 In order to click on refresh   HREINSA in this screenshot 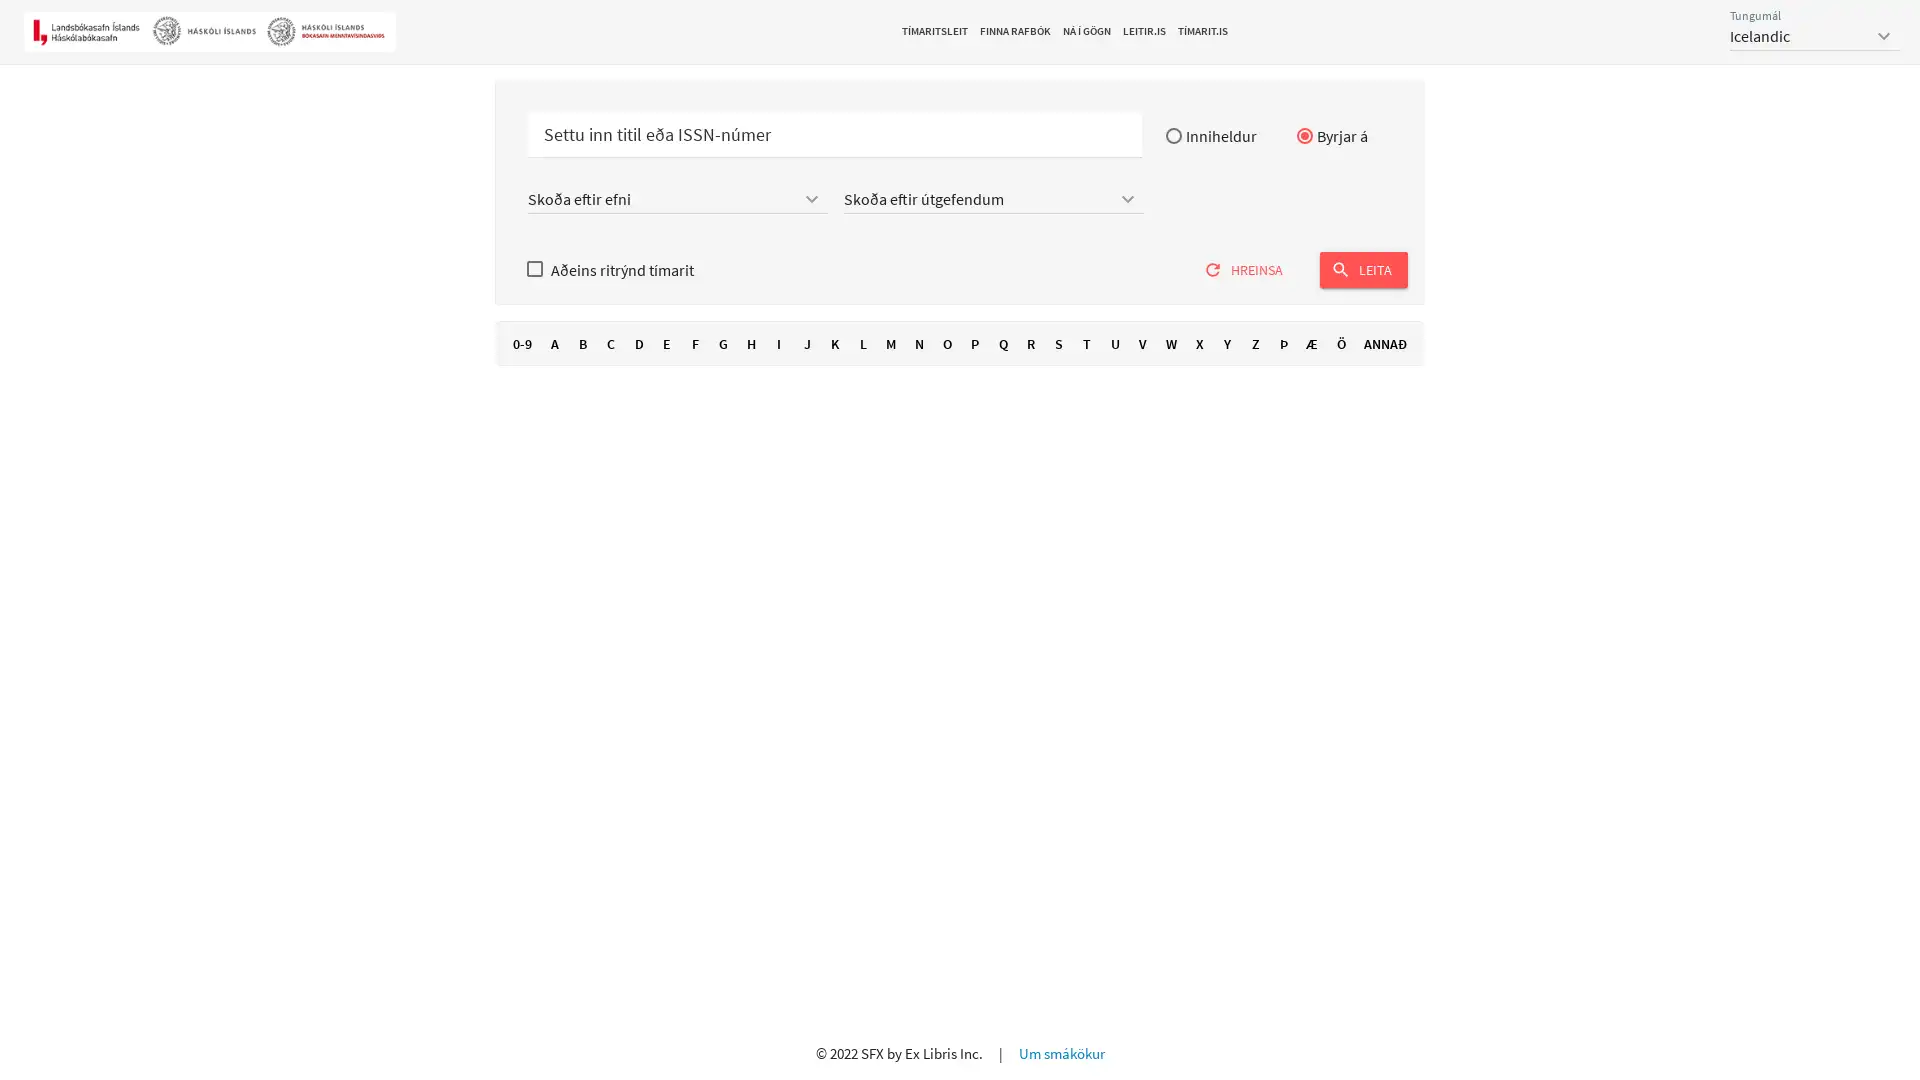, I will do `click(1244, 270)`.